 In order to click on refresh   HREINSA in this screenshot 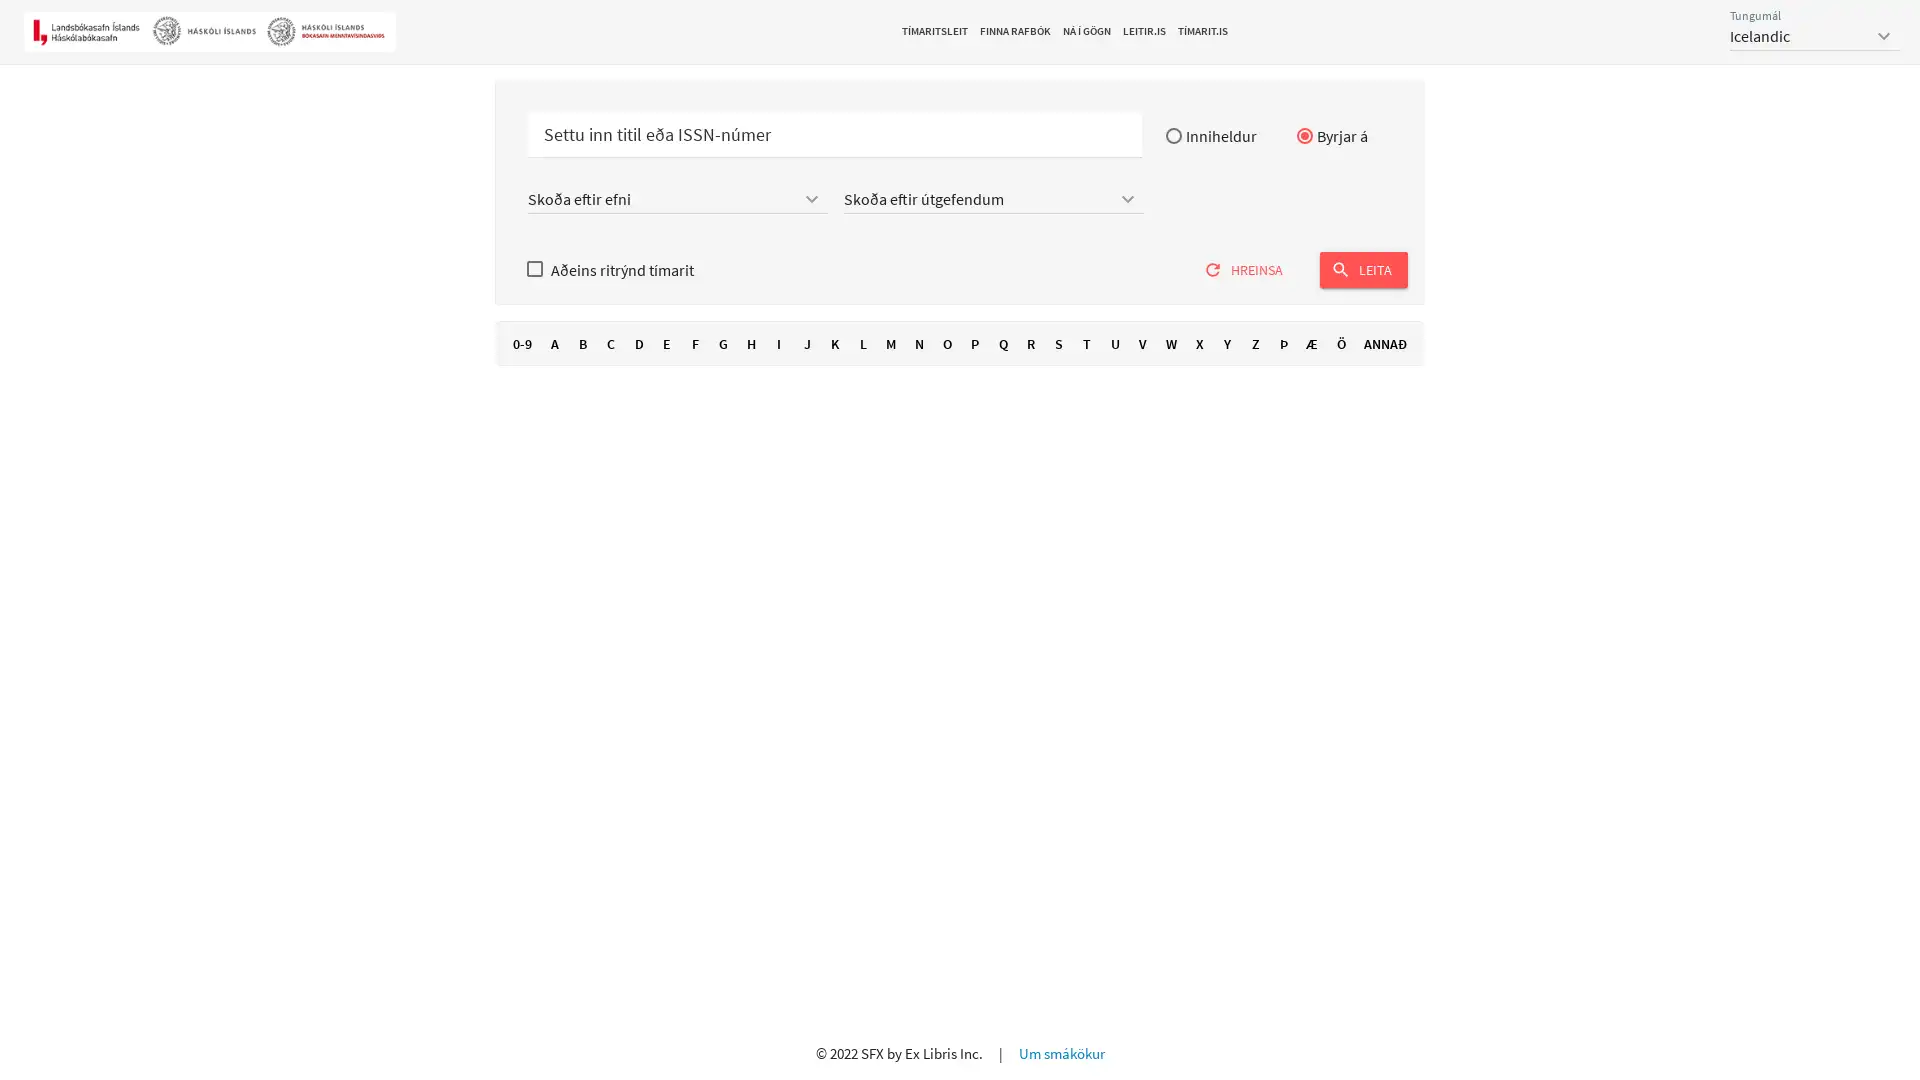, I will do `click(1244, 270)`.